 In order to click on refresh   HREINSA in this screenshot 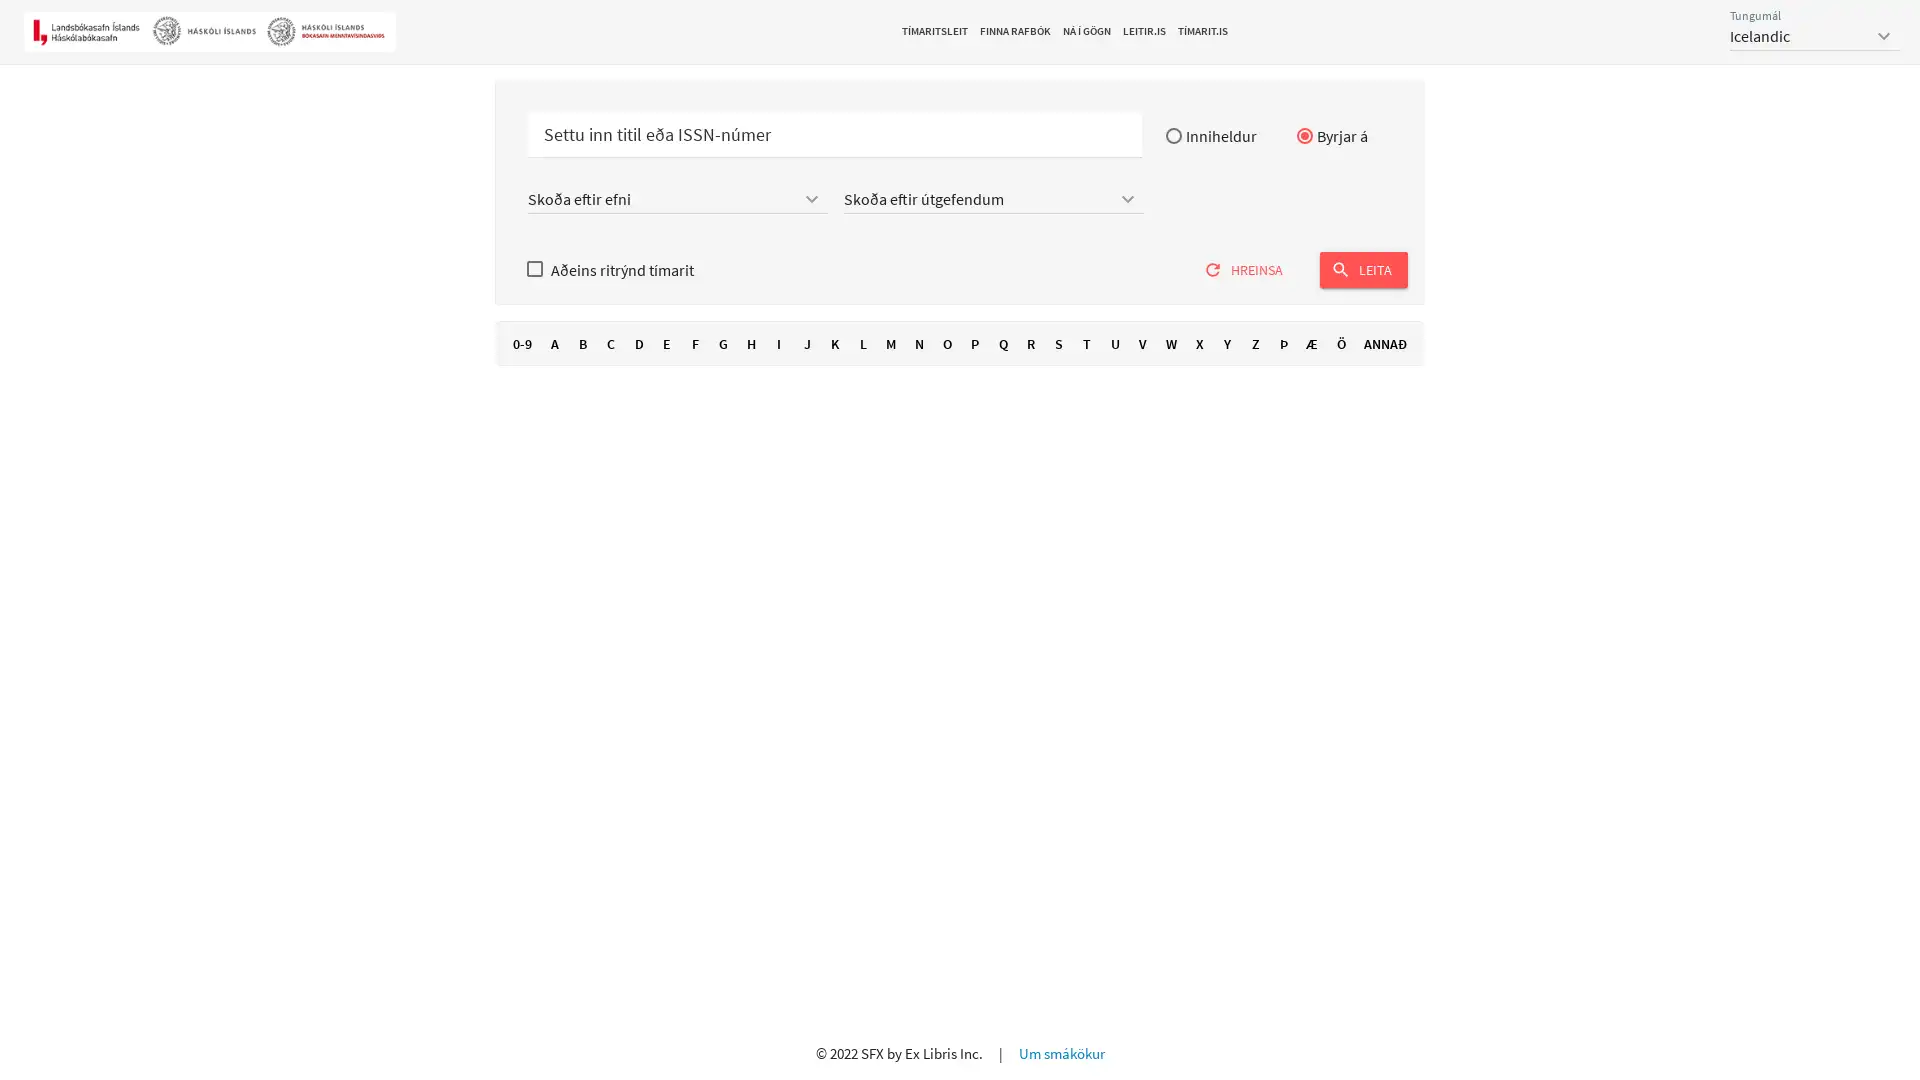, I will do `click(1244, 270)`.